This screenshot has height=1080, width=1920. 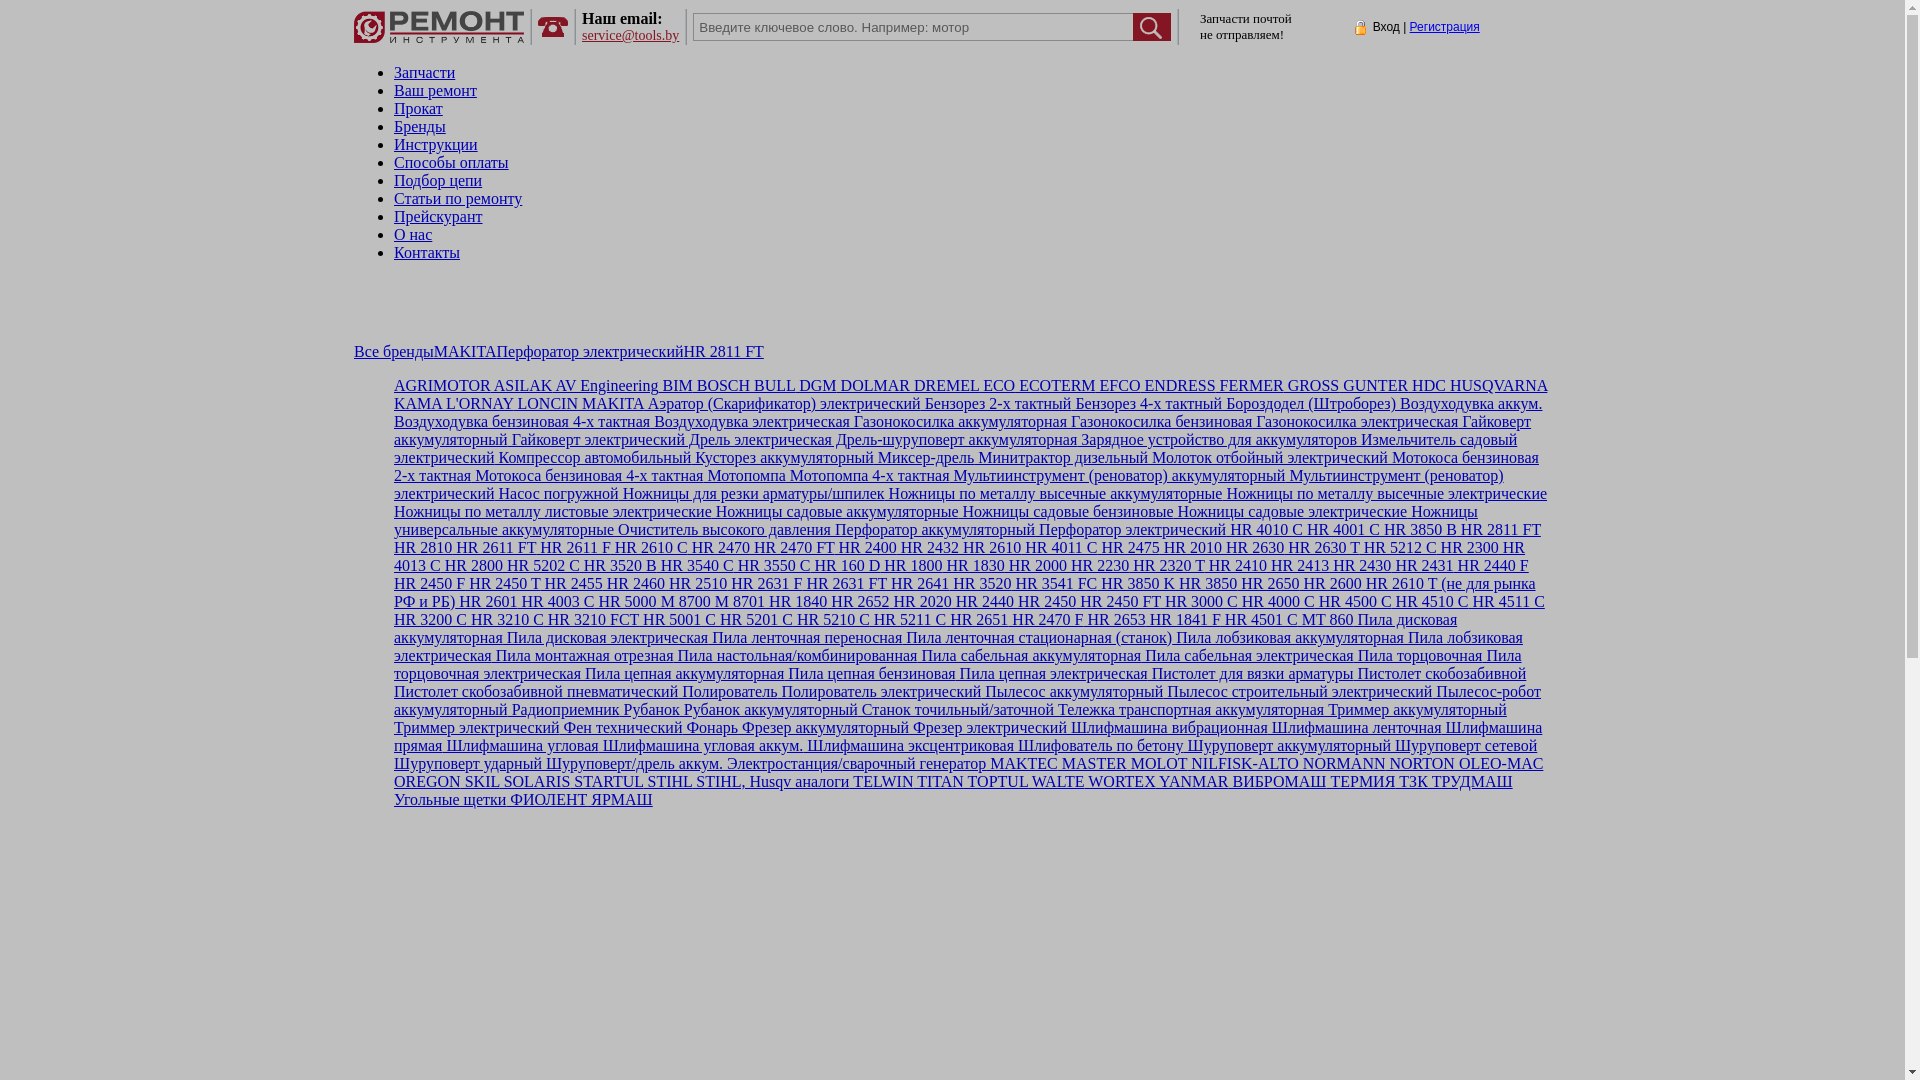 What do you see at coordinates (1192, 780) in the screenshot?
I see `'YANMAR'` at bounding box center [1192, 780].